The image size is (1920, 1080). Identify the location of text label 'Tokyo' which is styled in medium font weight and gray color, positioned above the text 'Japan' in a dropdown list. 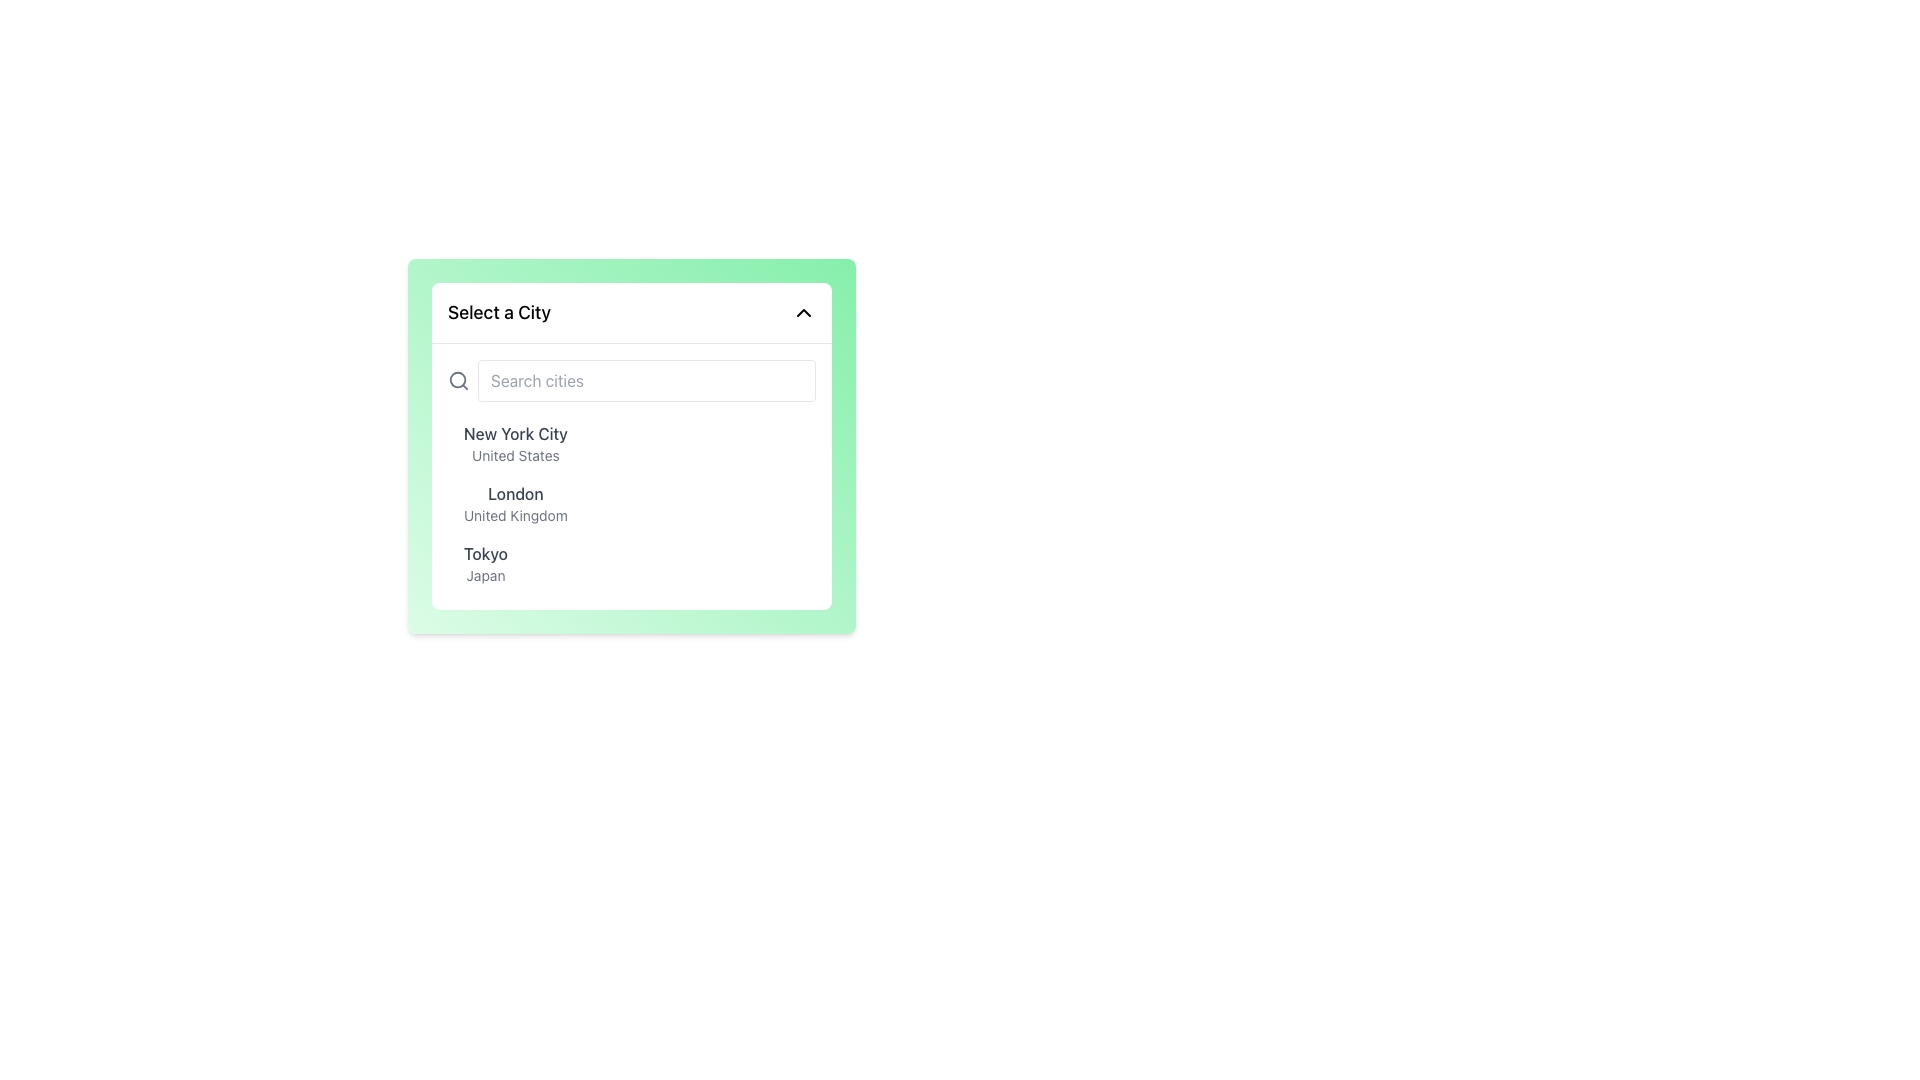
(485, 554).